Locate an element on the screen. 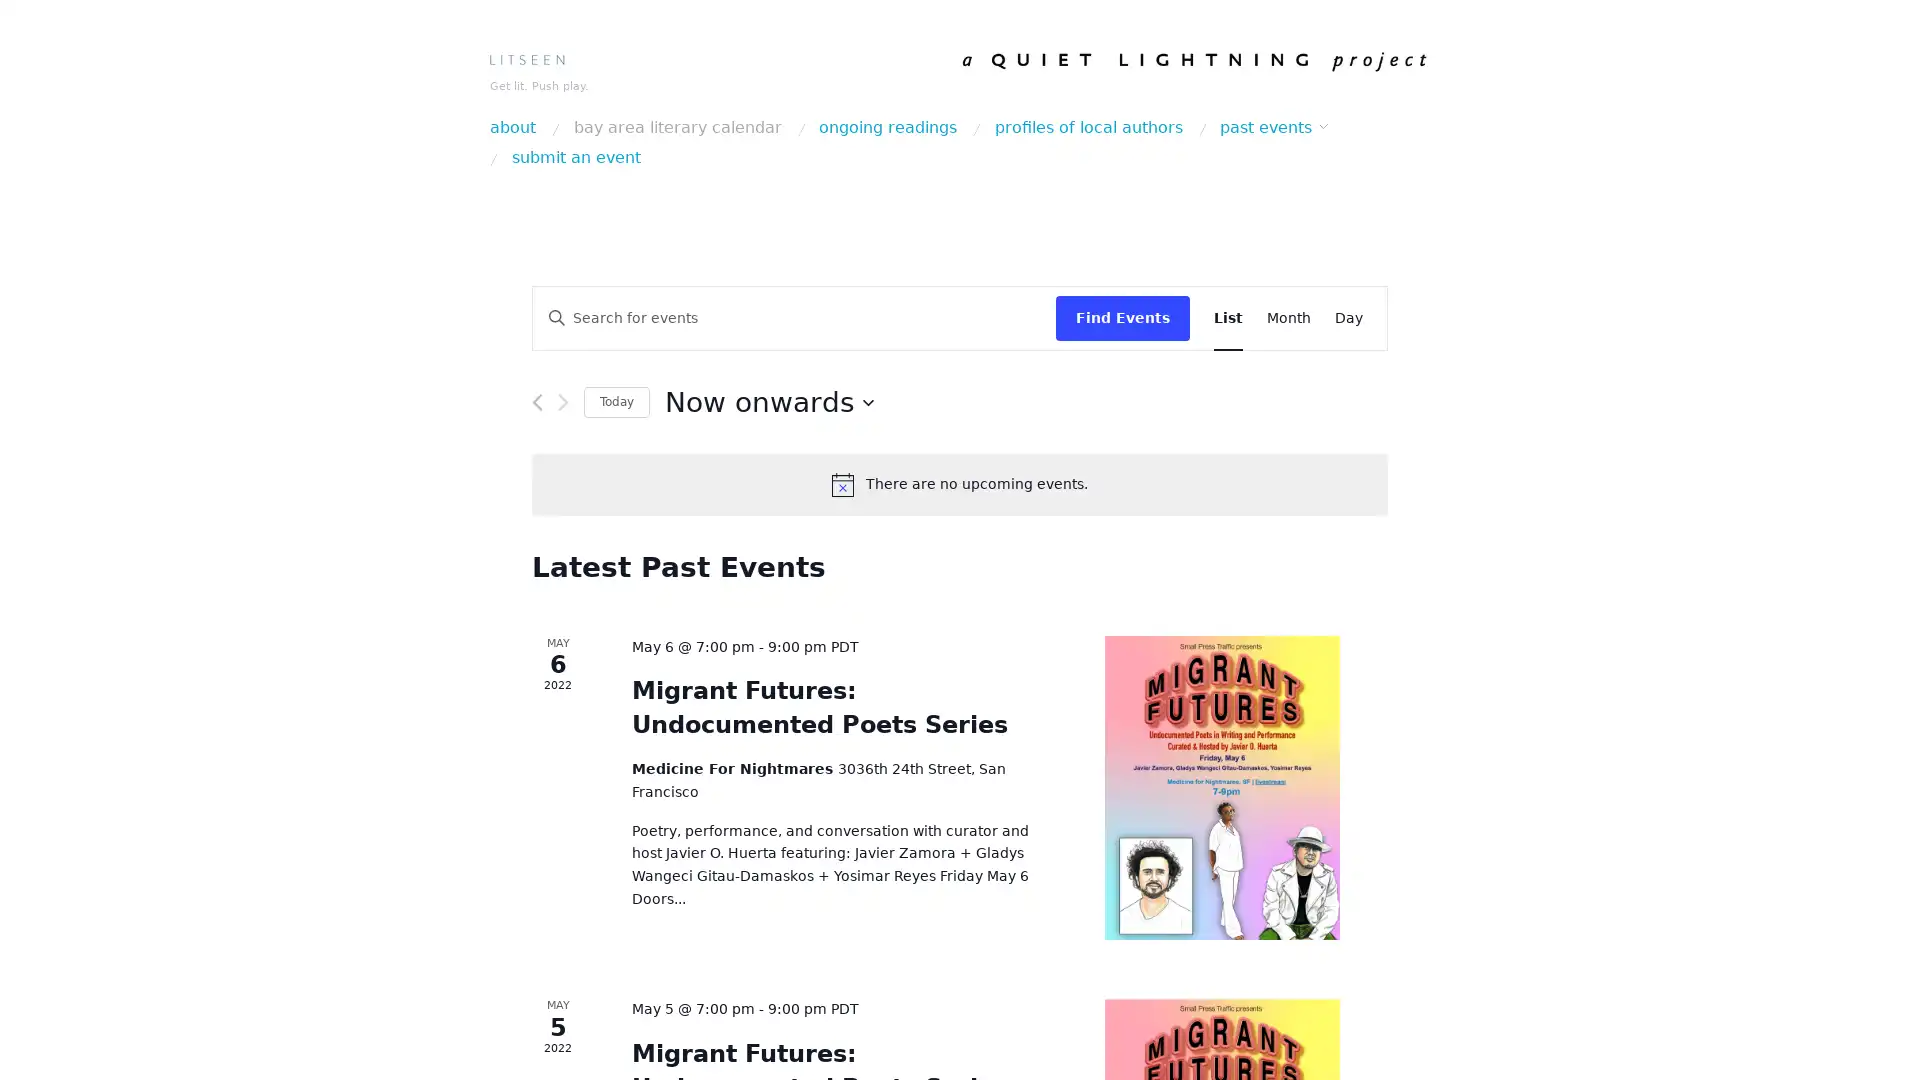 This screenshot has width=1920, height=1080. Next Events is located at coordinates (562, 402).